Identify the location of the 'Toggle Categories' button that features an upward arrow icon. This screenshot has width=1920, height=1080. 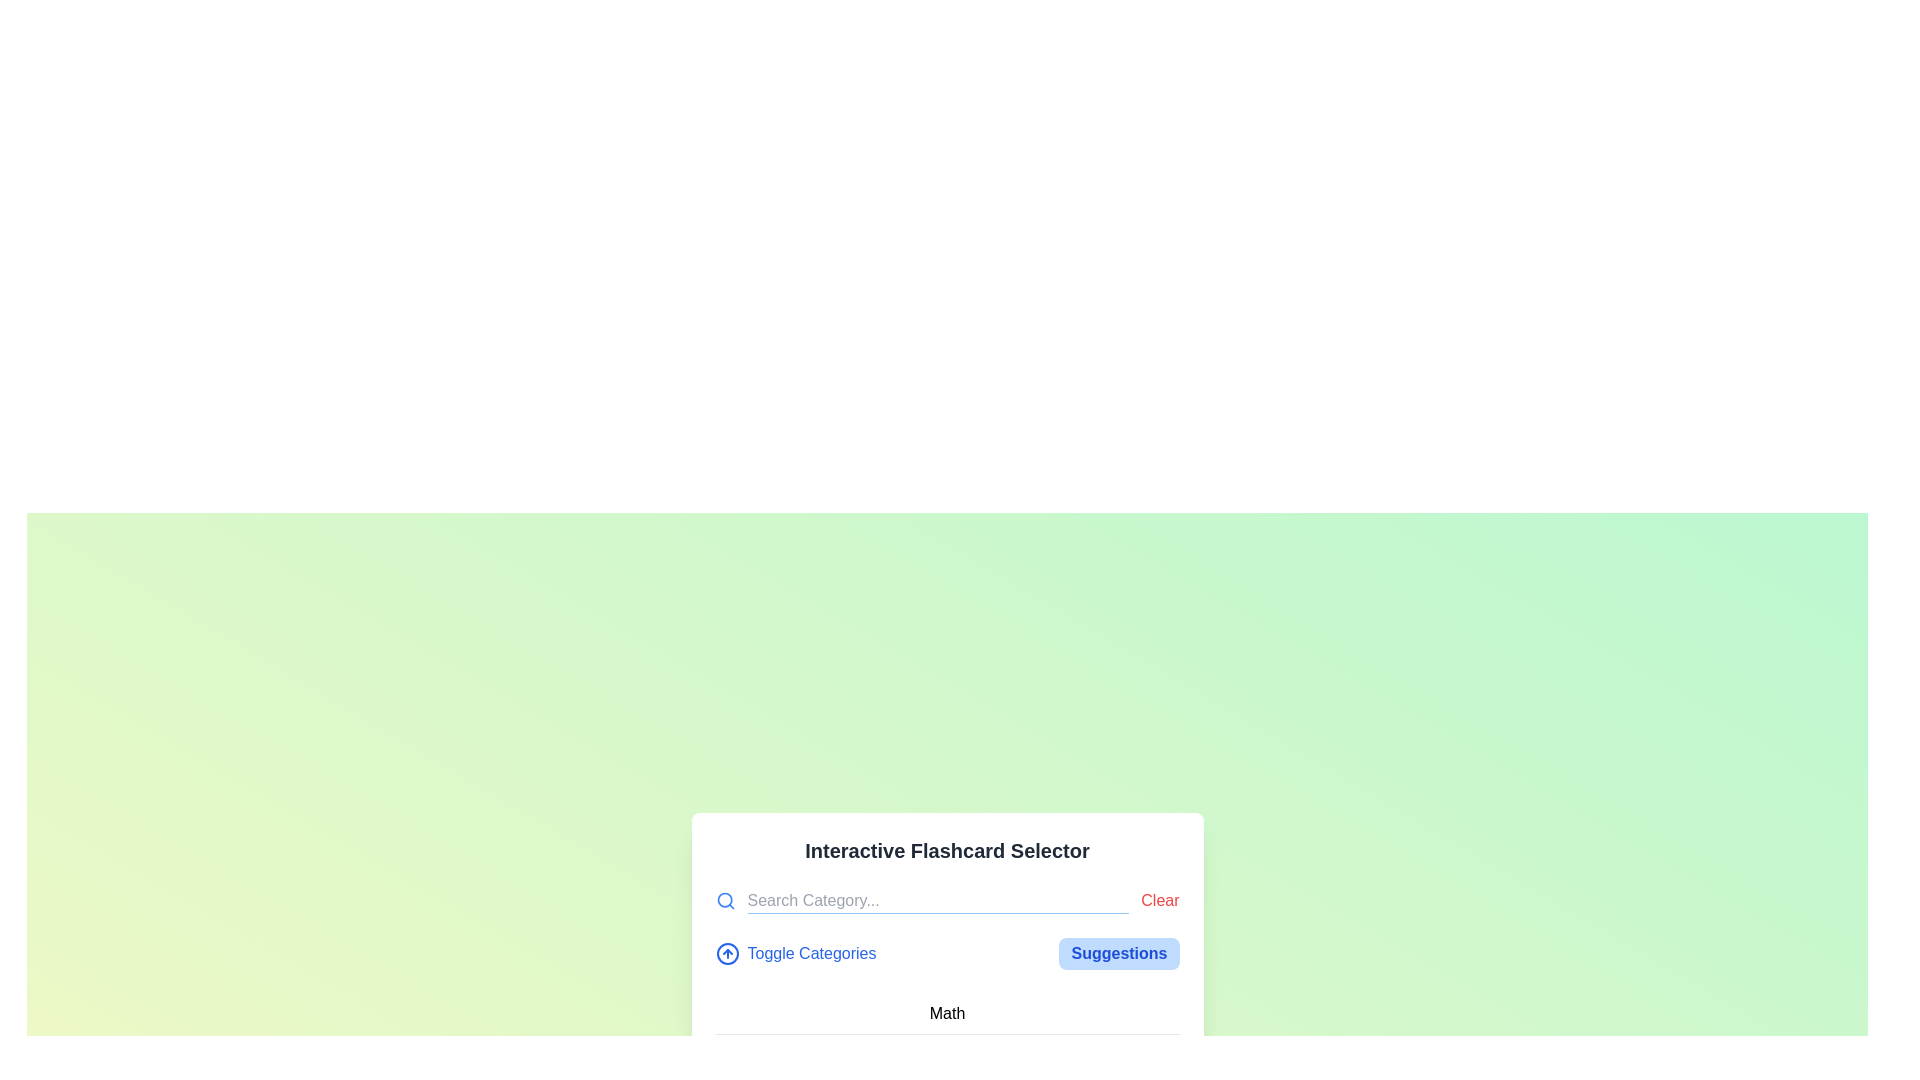
(795, 952).